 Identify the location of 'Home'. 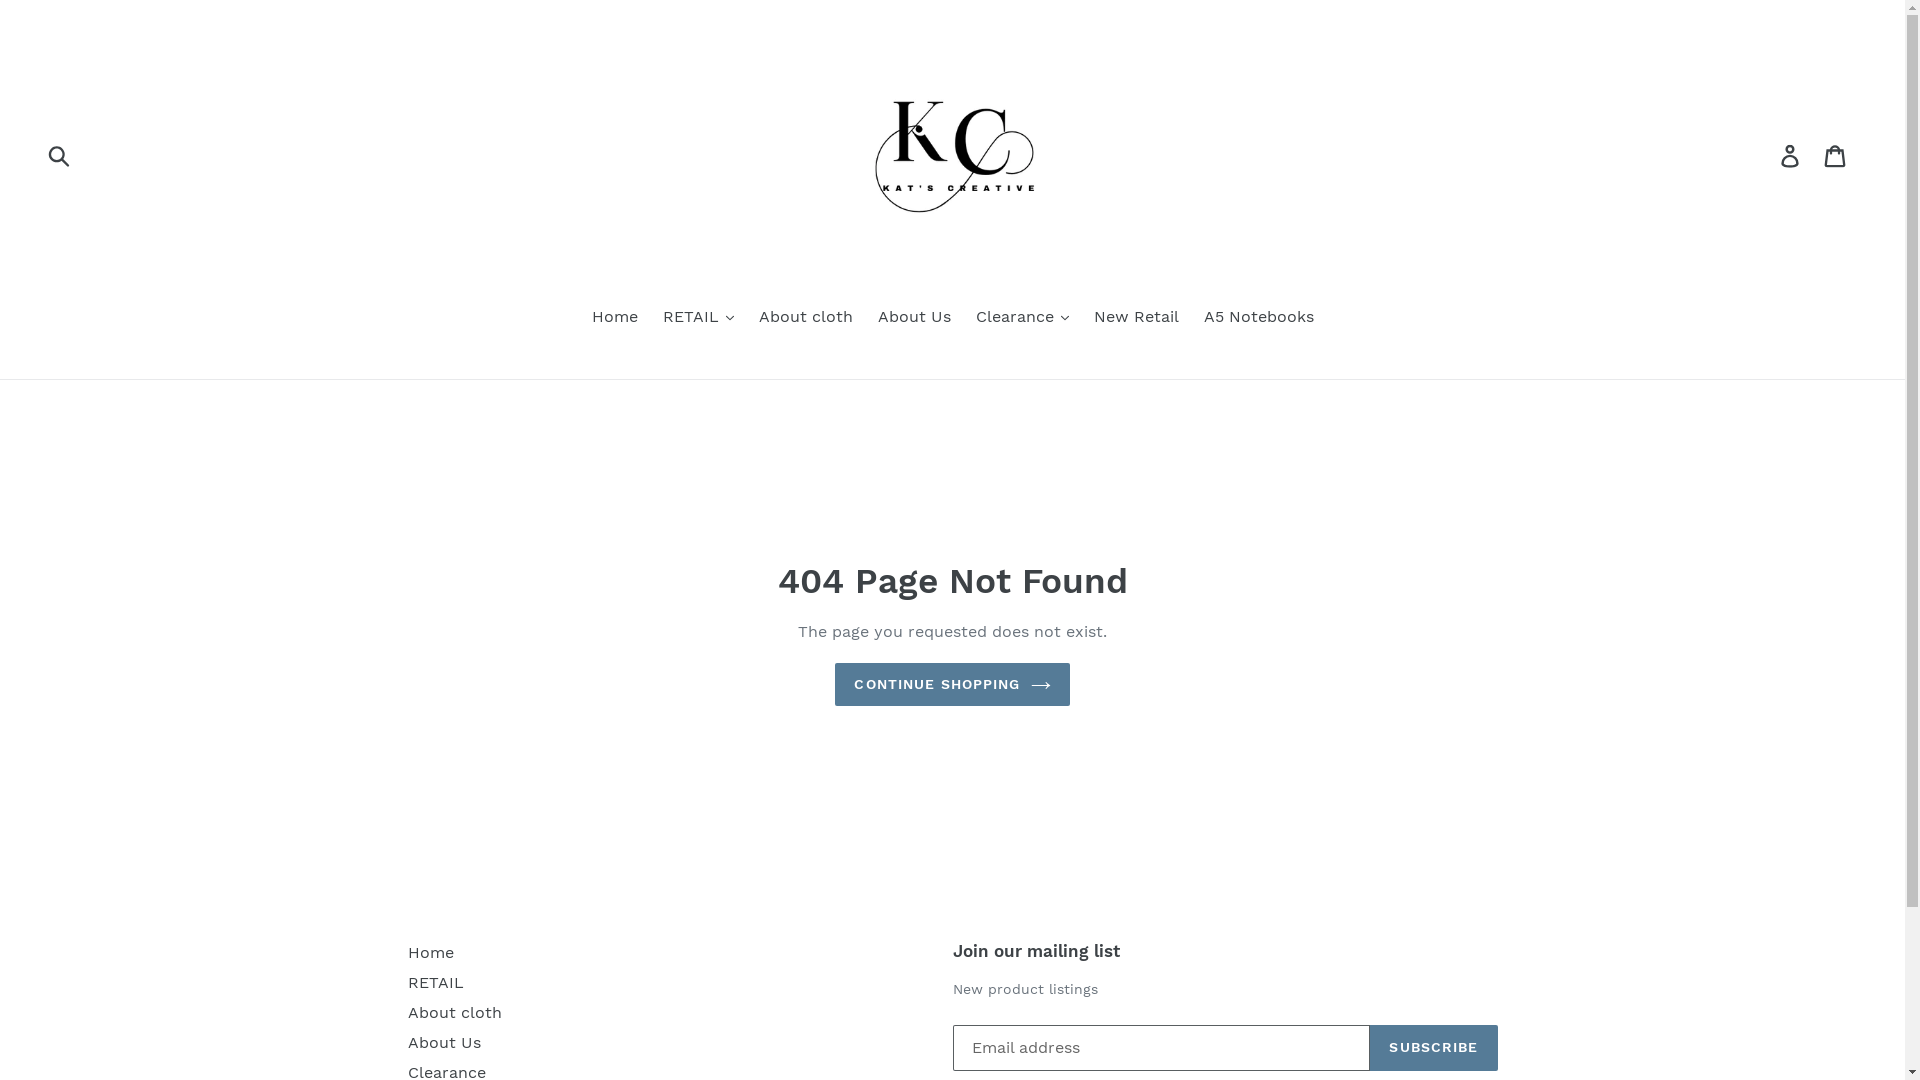
(407, 951).